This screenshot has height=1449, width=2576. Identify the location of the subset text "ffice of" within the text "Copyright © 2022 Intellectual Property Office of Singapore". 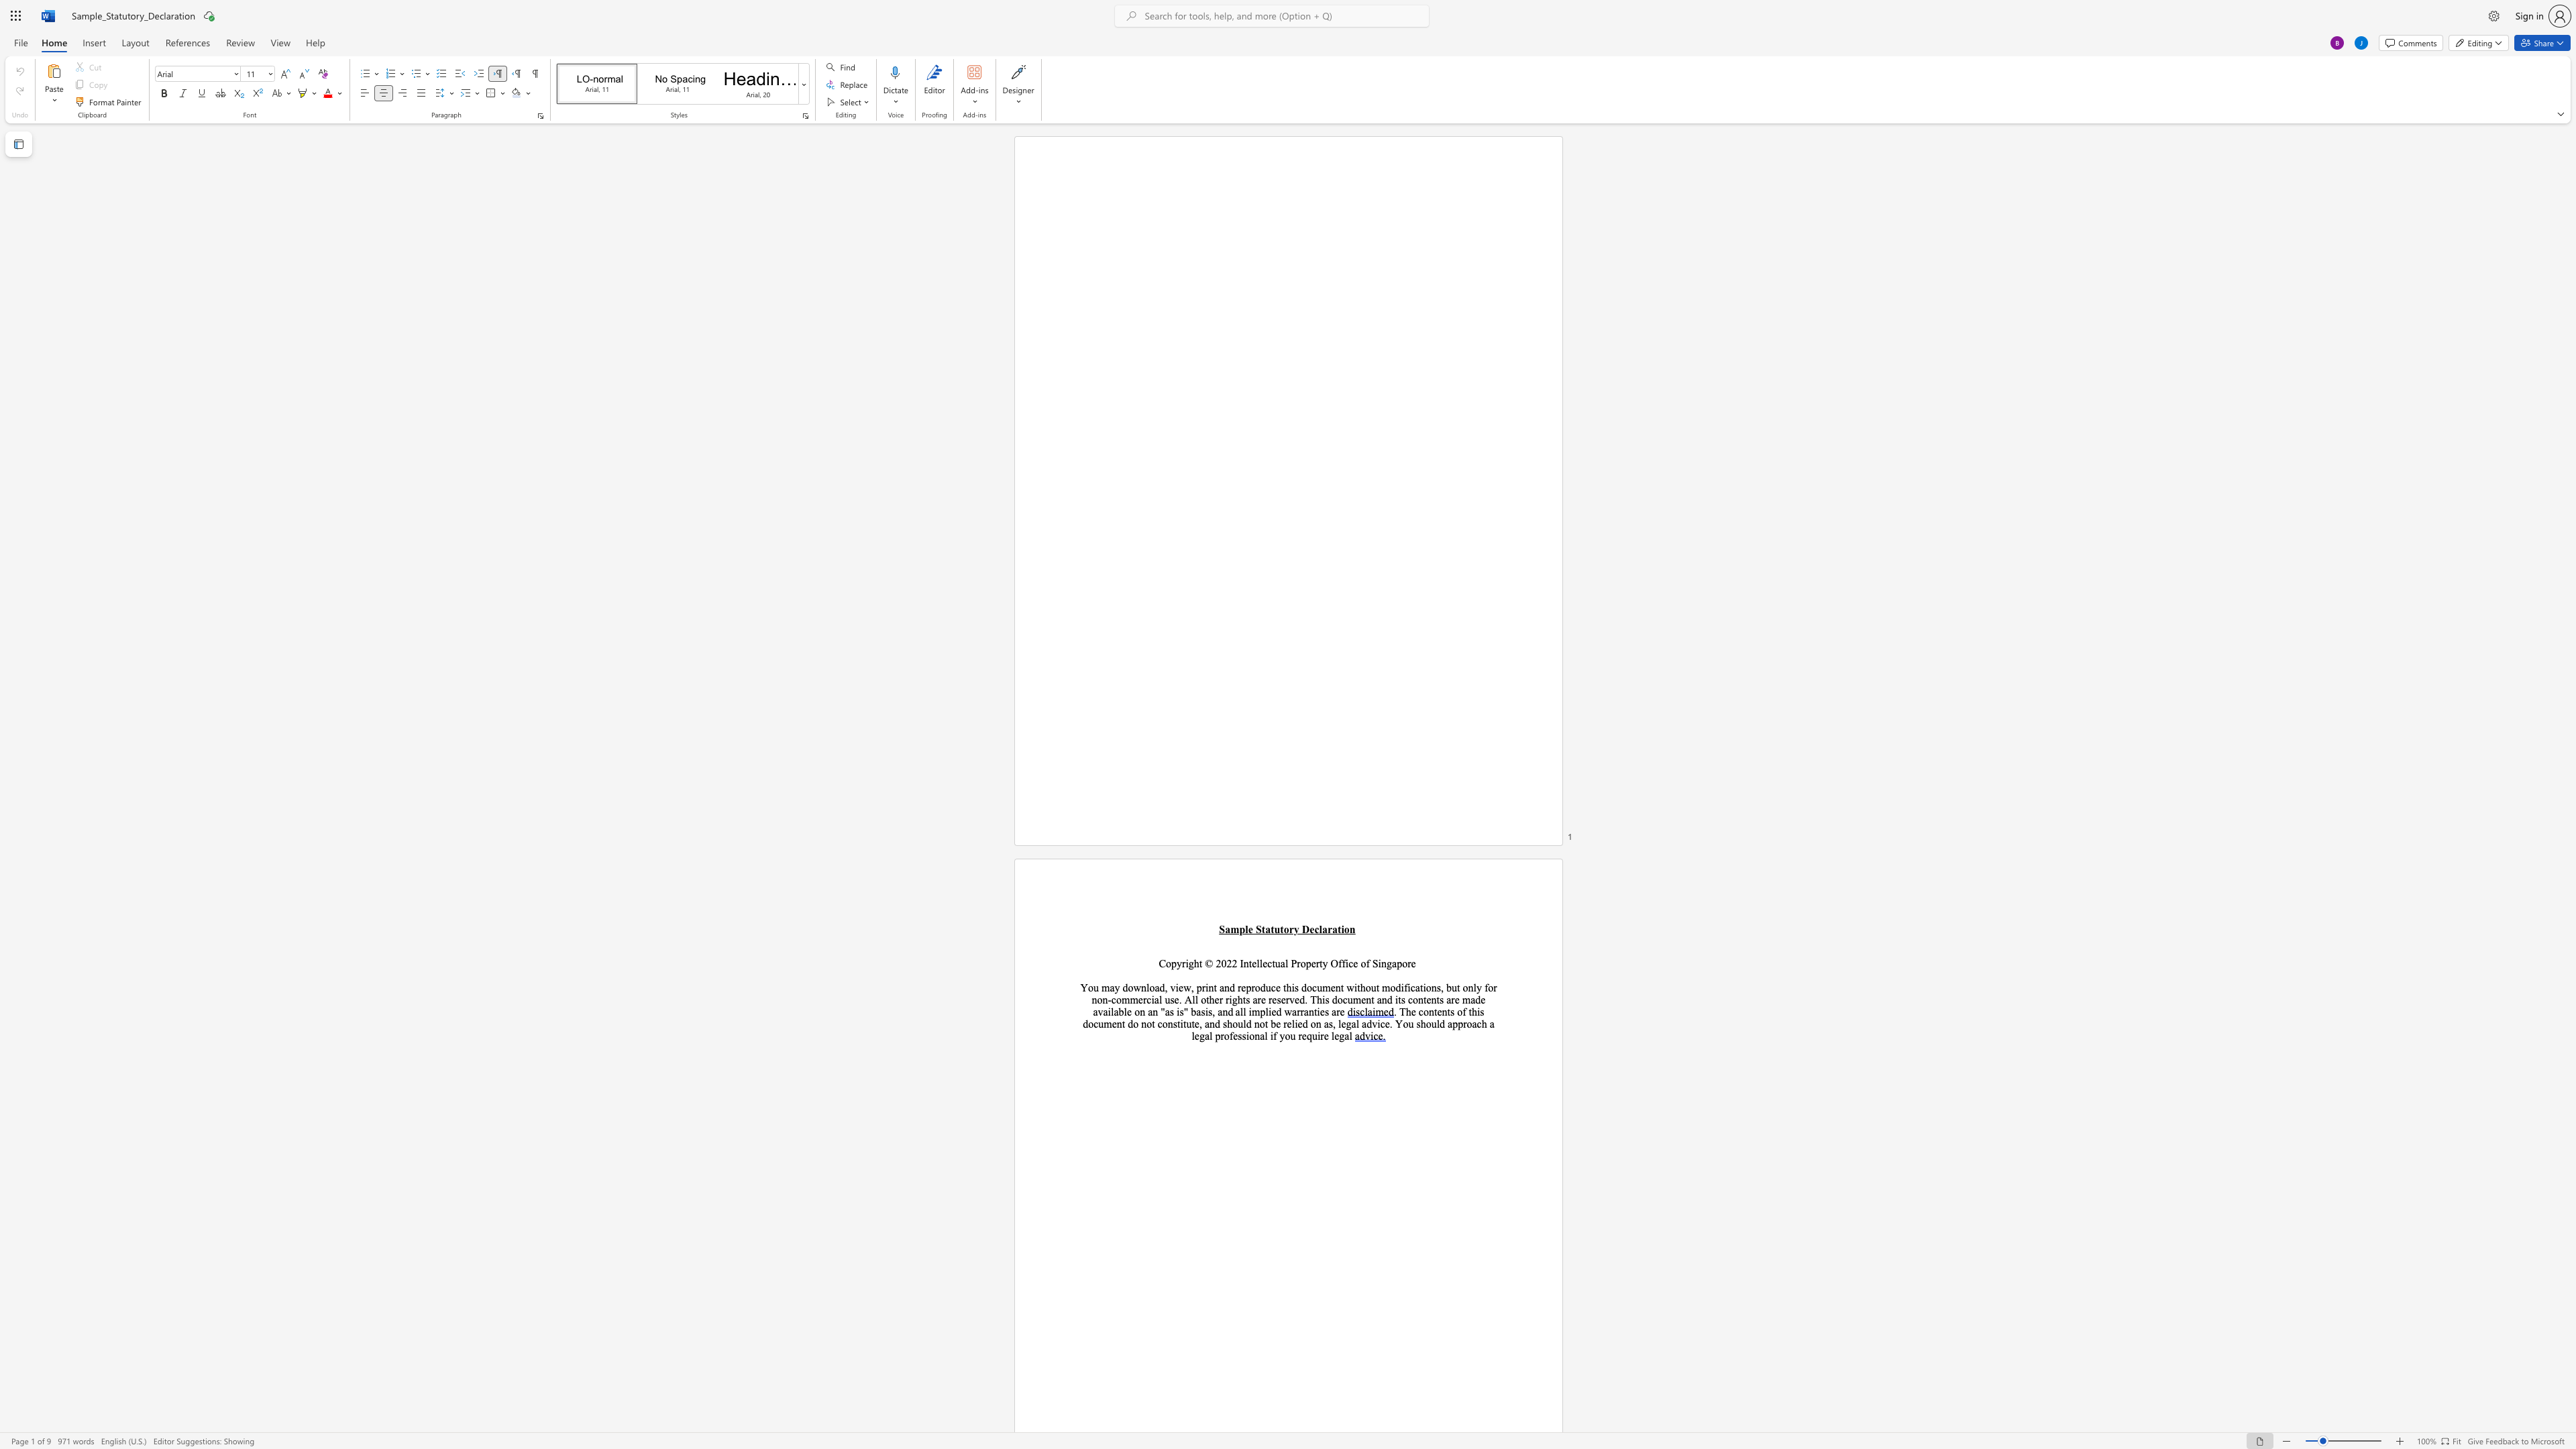
(1338, 963).